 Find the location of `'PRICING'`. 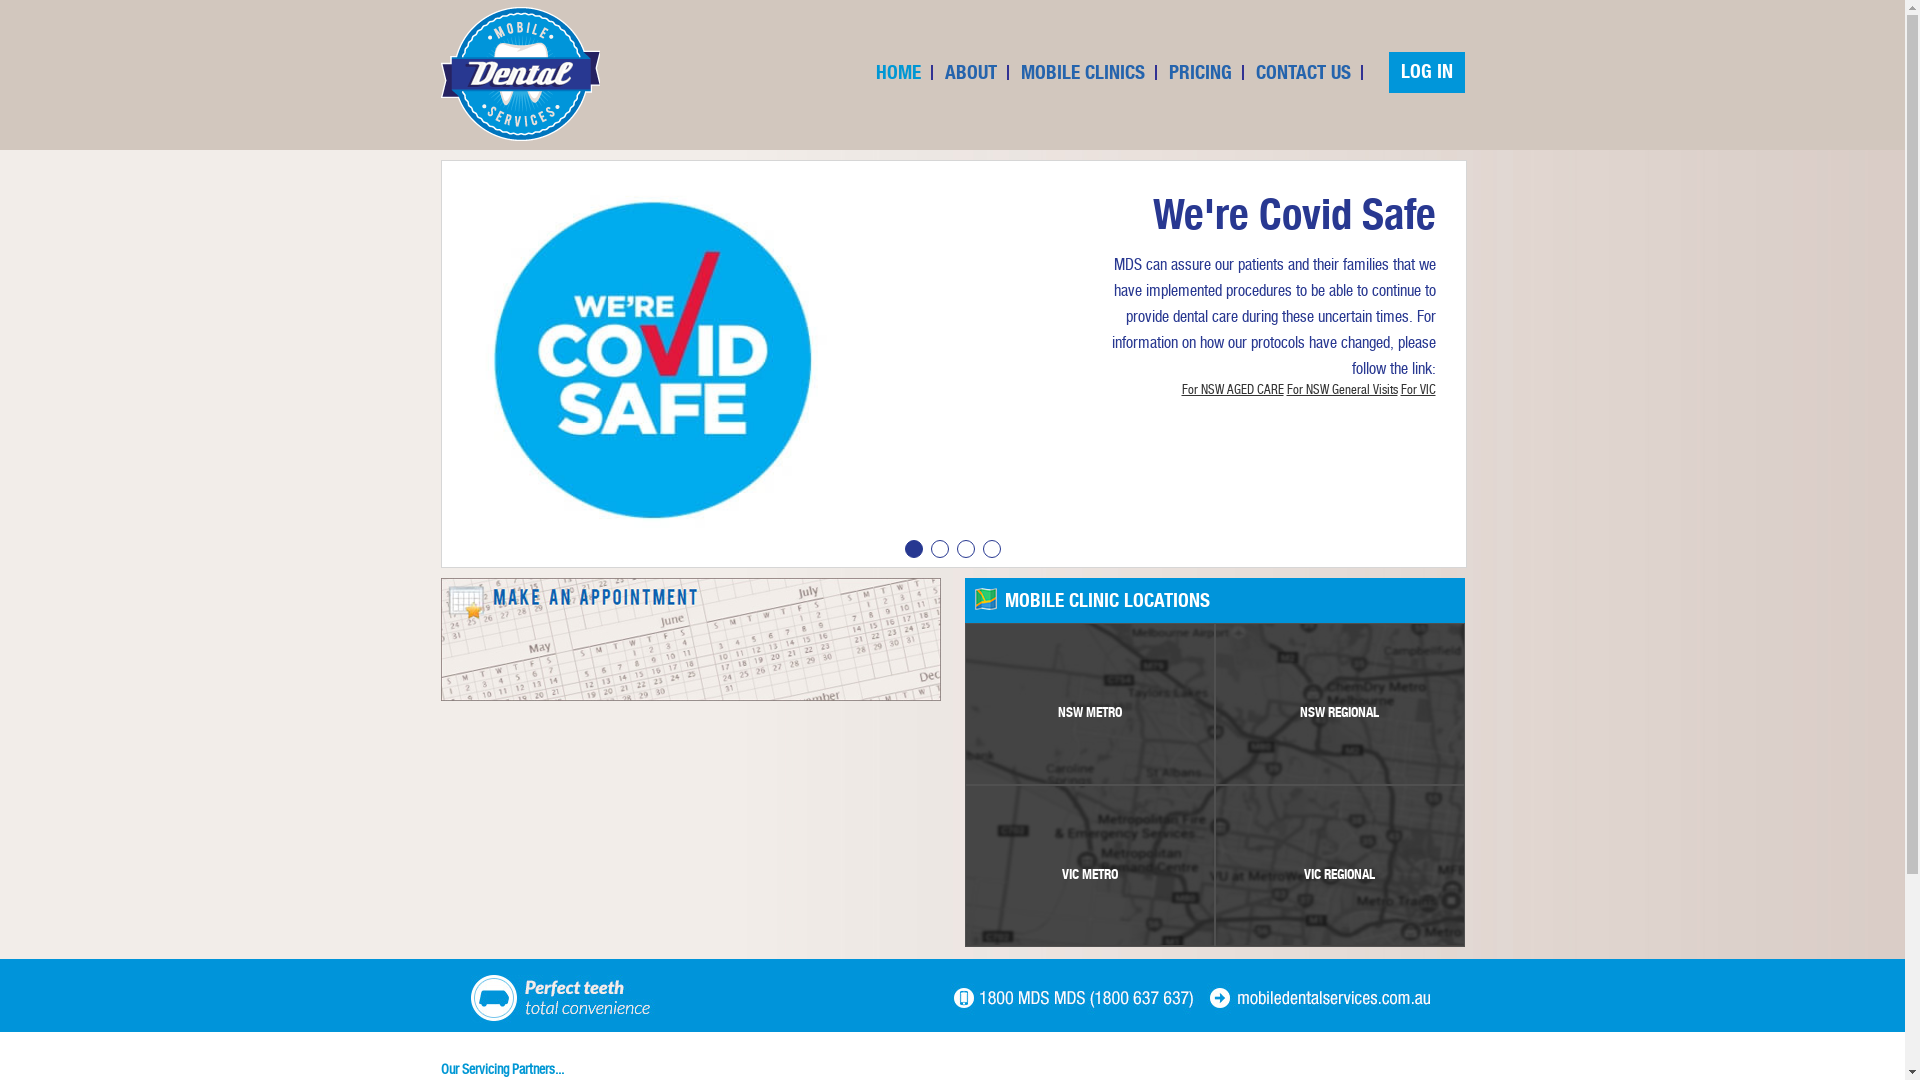

'PRICING' is located at coordinates (1200, 71).